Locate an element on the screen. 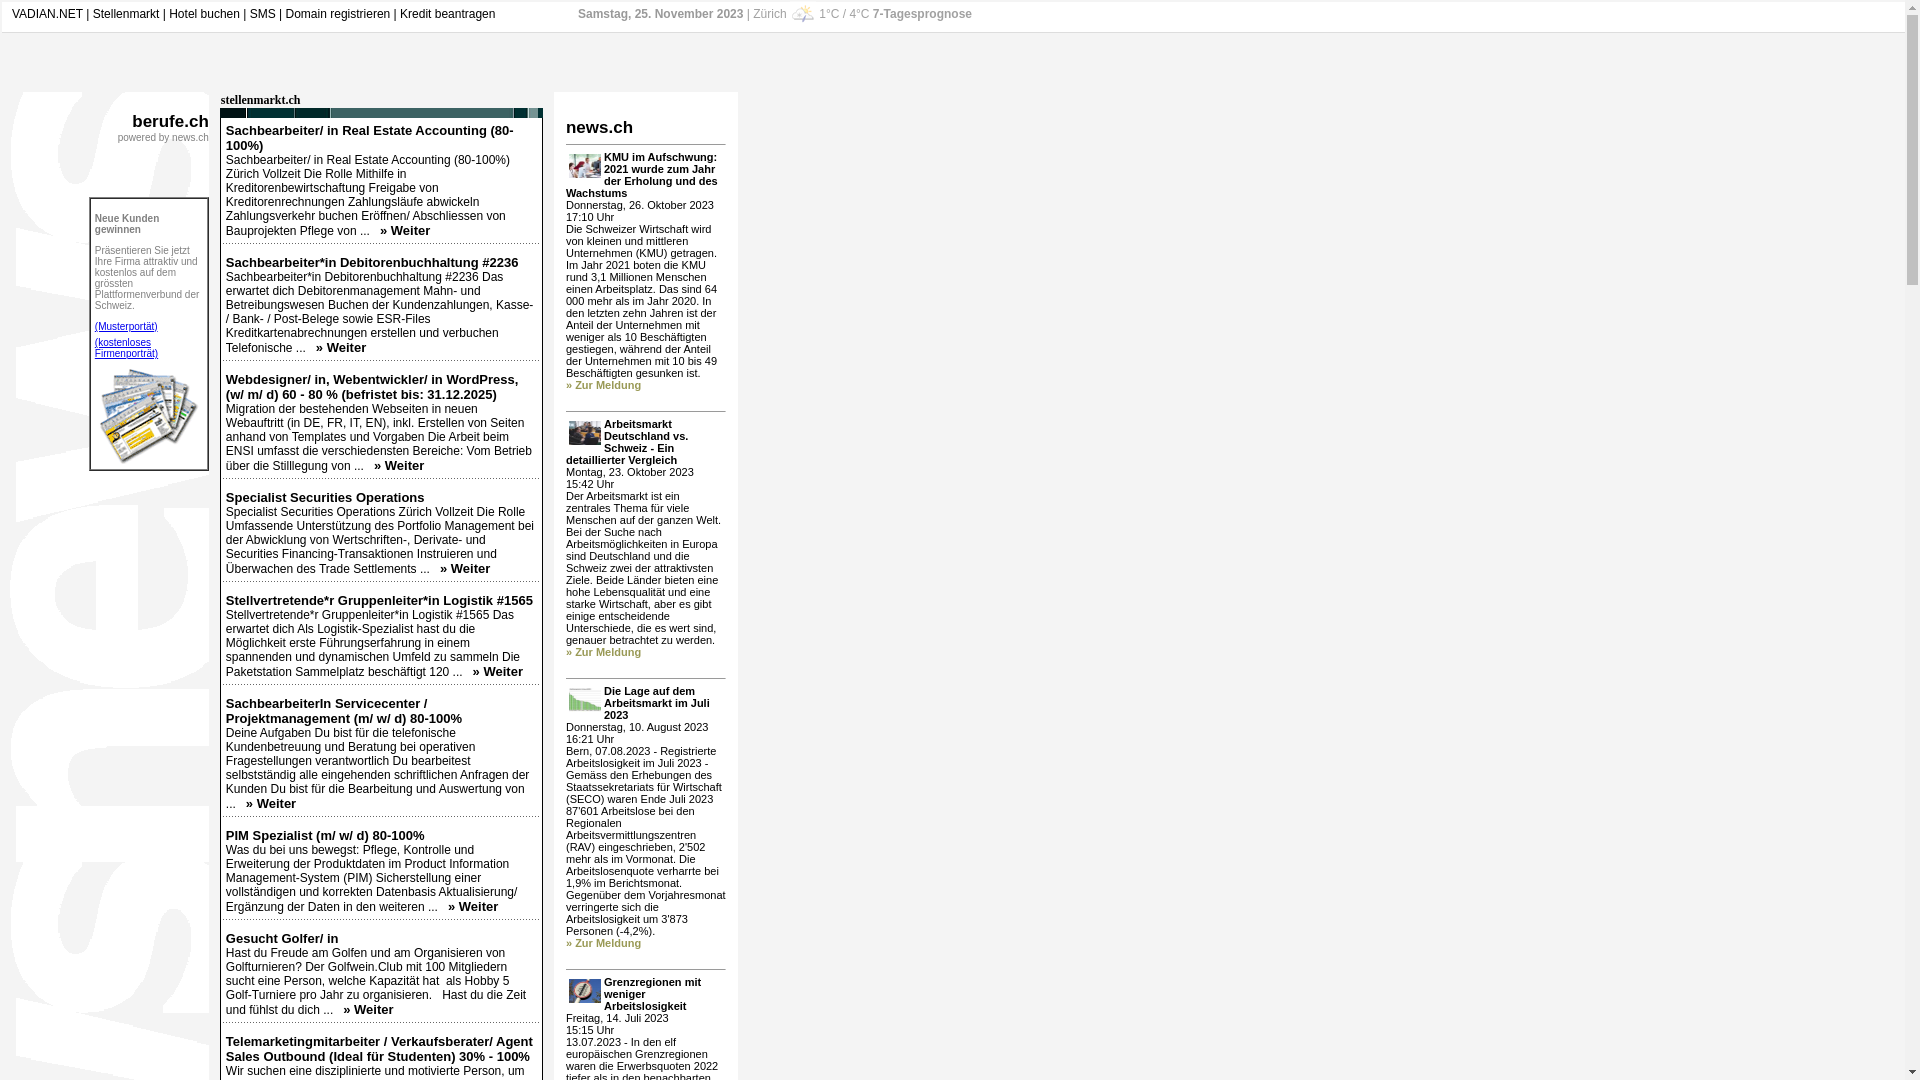 This screenshot has height=1080, width=1920. 'PIM Spezialist (m/ w/ d) 80-100%' is located at coordinates (325, 835).